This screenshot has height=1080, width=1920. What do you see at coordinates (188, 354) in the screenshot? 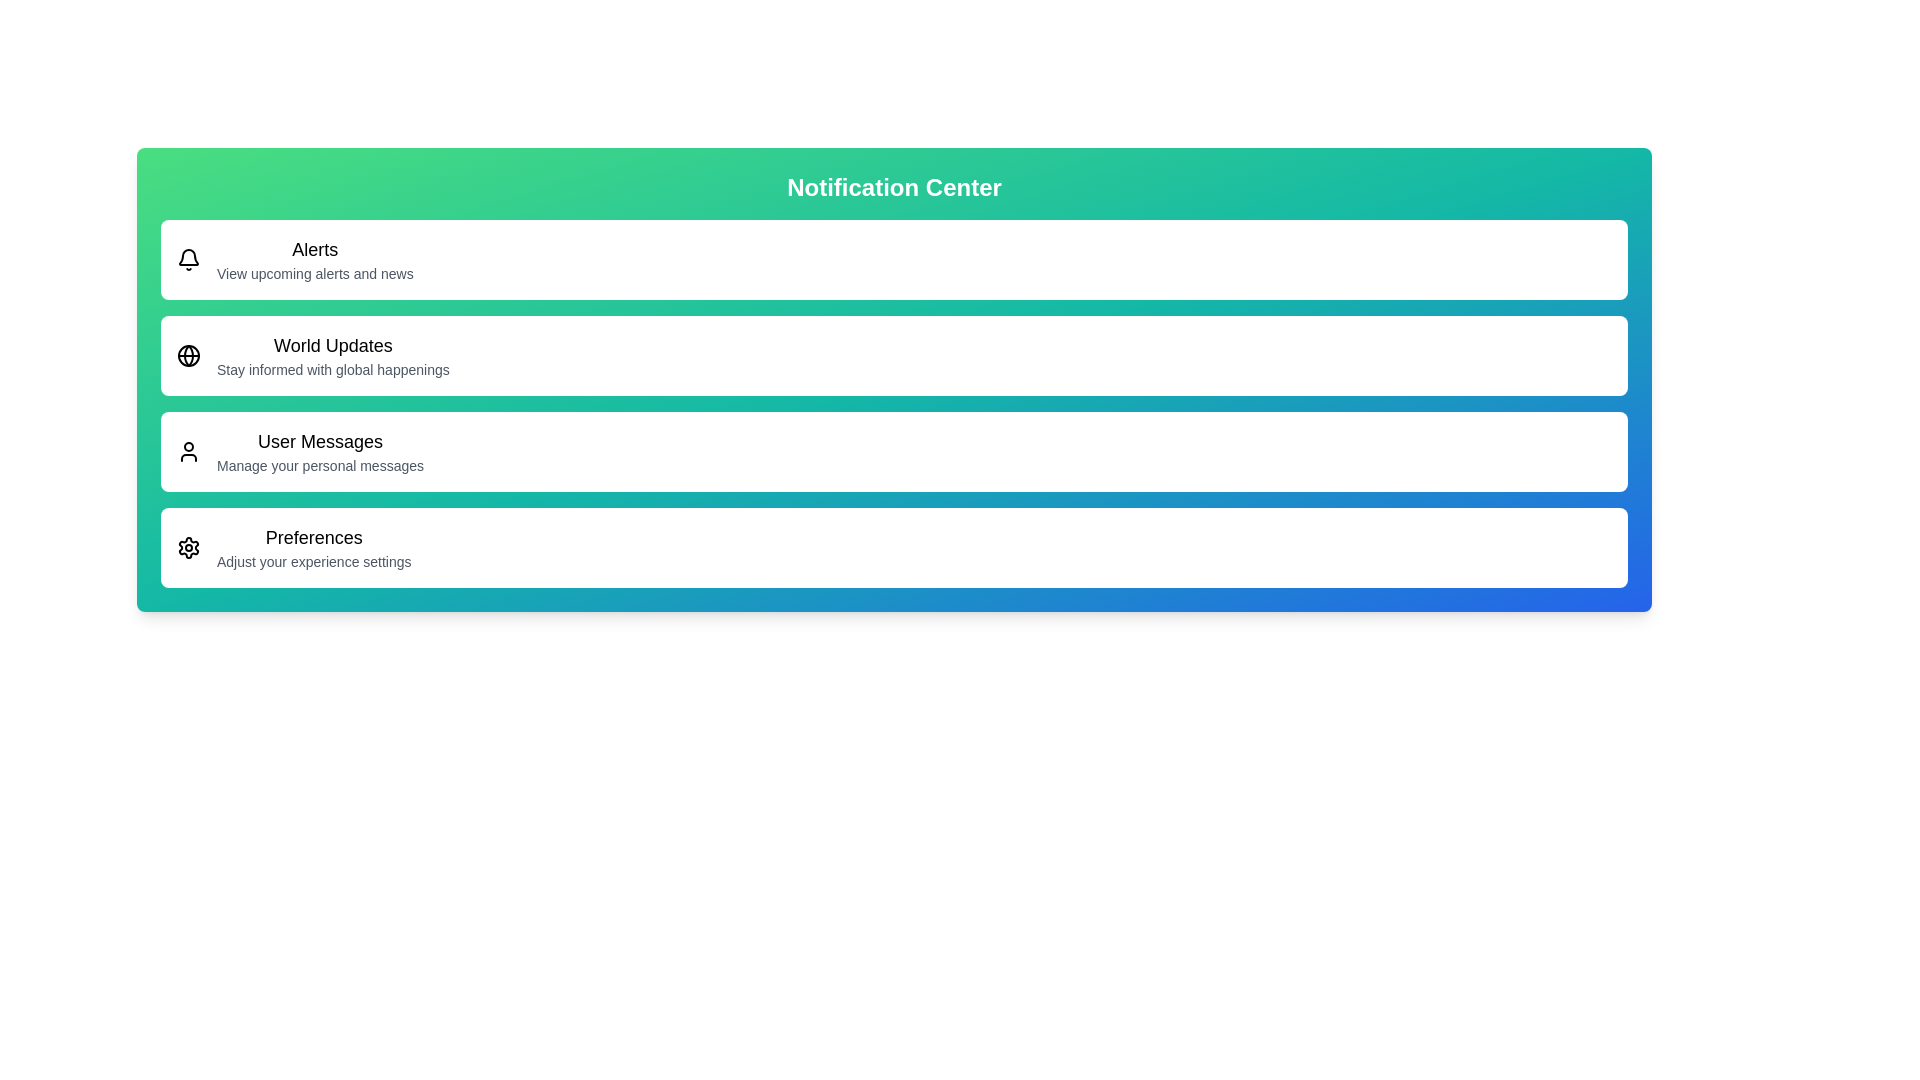
I see `the menu item corresponding to World Updates to examine its iconography` at bounding box center [188, 354].